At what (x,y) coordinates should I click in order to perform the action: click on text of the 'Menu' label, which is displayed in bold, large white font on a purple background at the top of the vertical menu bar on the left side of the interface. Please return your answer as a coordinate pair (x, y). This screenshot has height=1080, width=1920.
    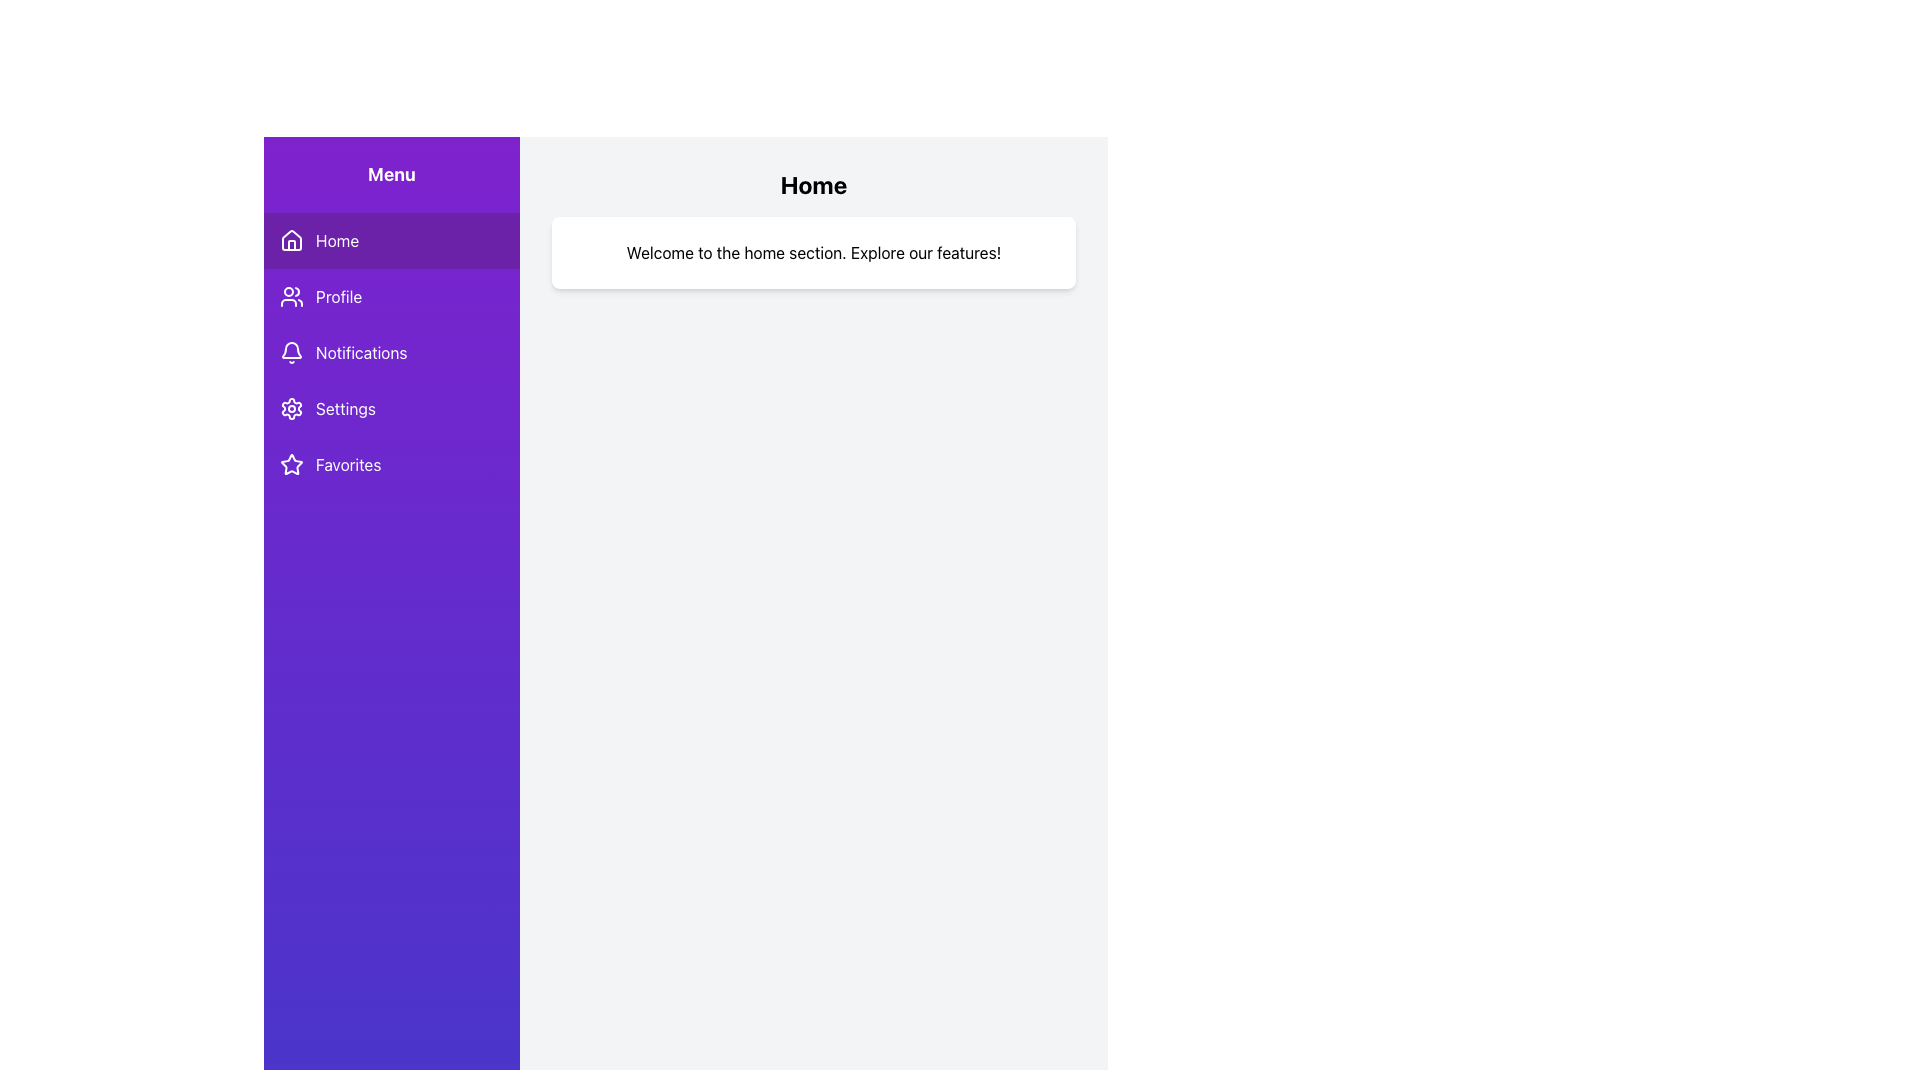
    Looking at the image, I should click on (392, 173).